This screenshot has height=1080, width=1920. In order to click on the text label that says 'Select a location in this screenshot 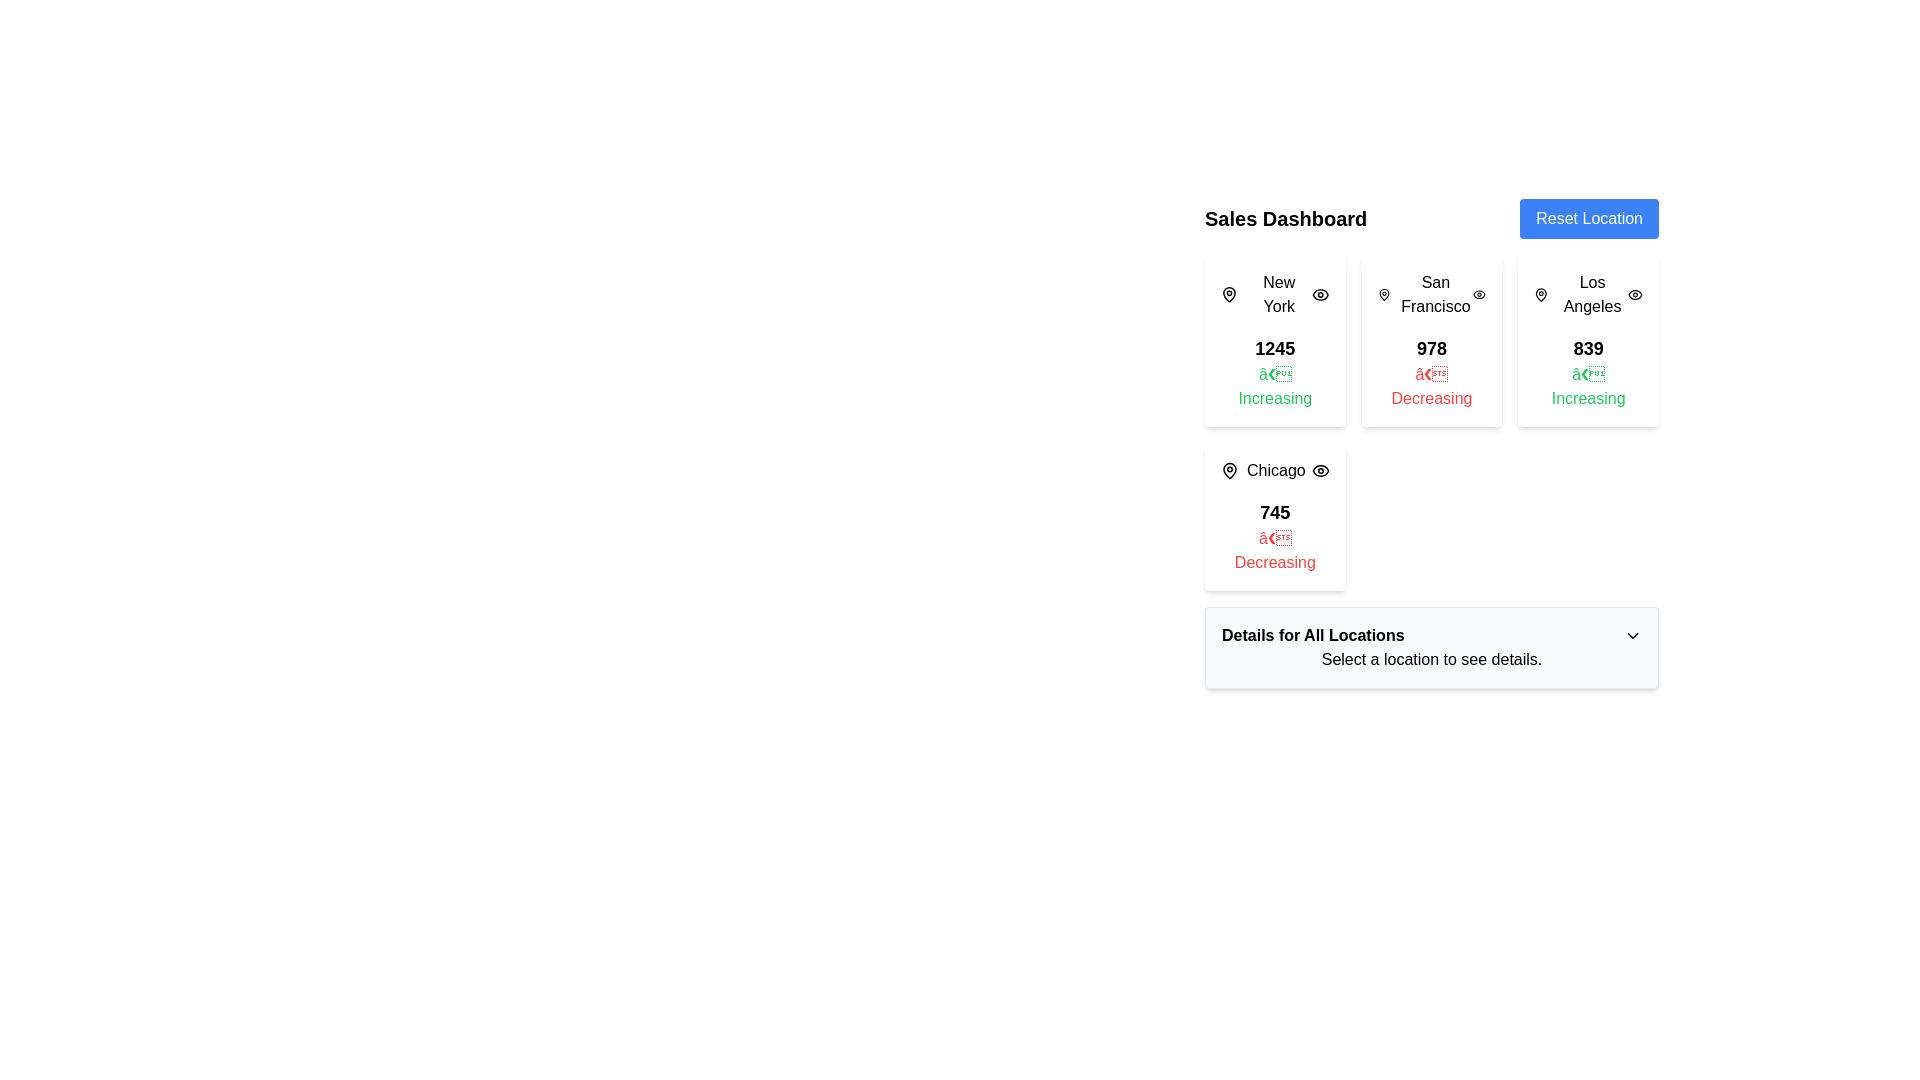, I will do `click(1430, 659)`.